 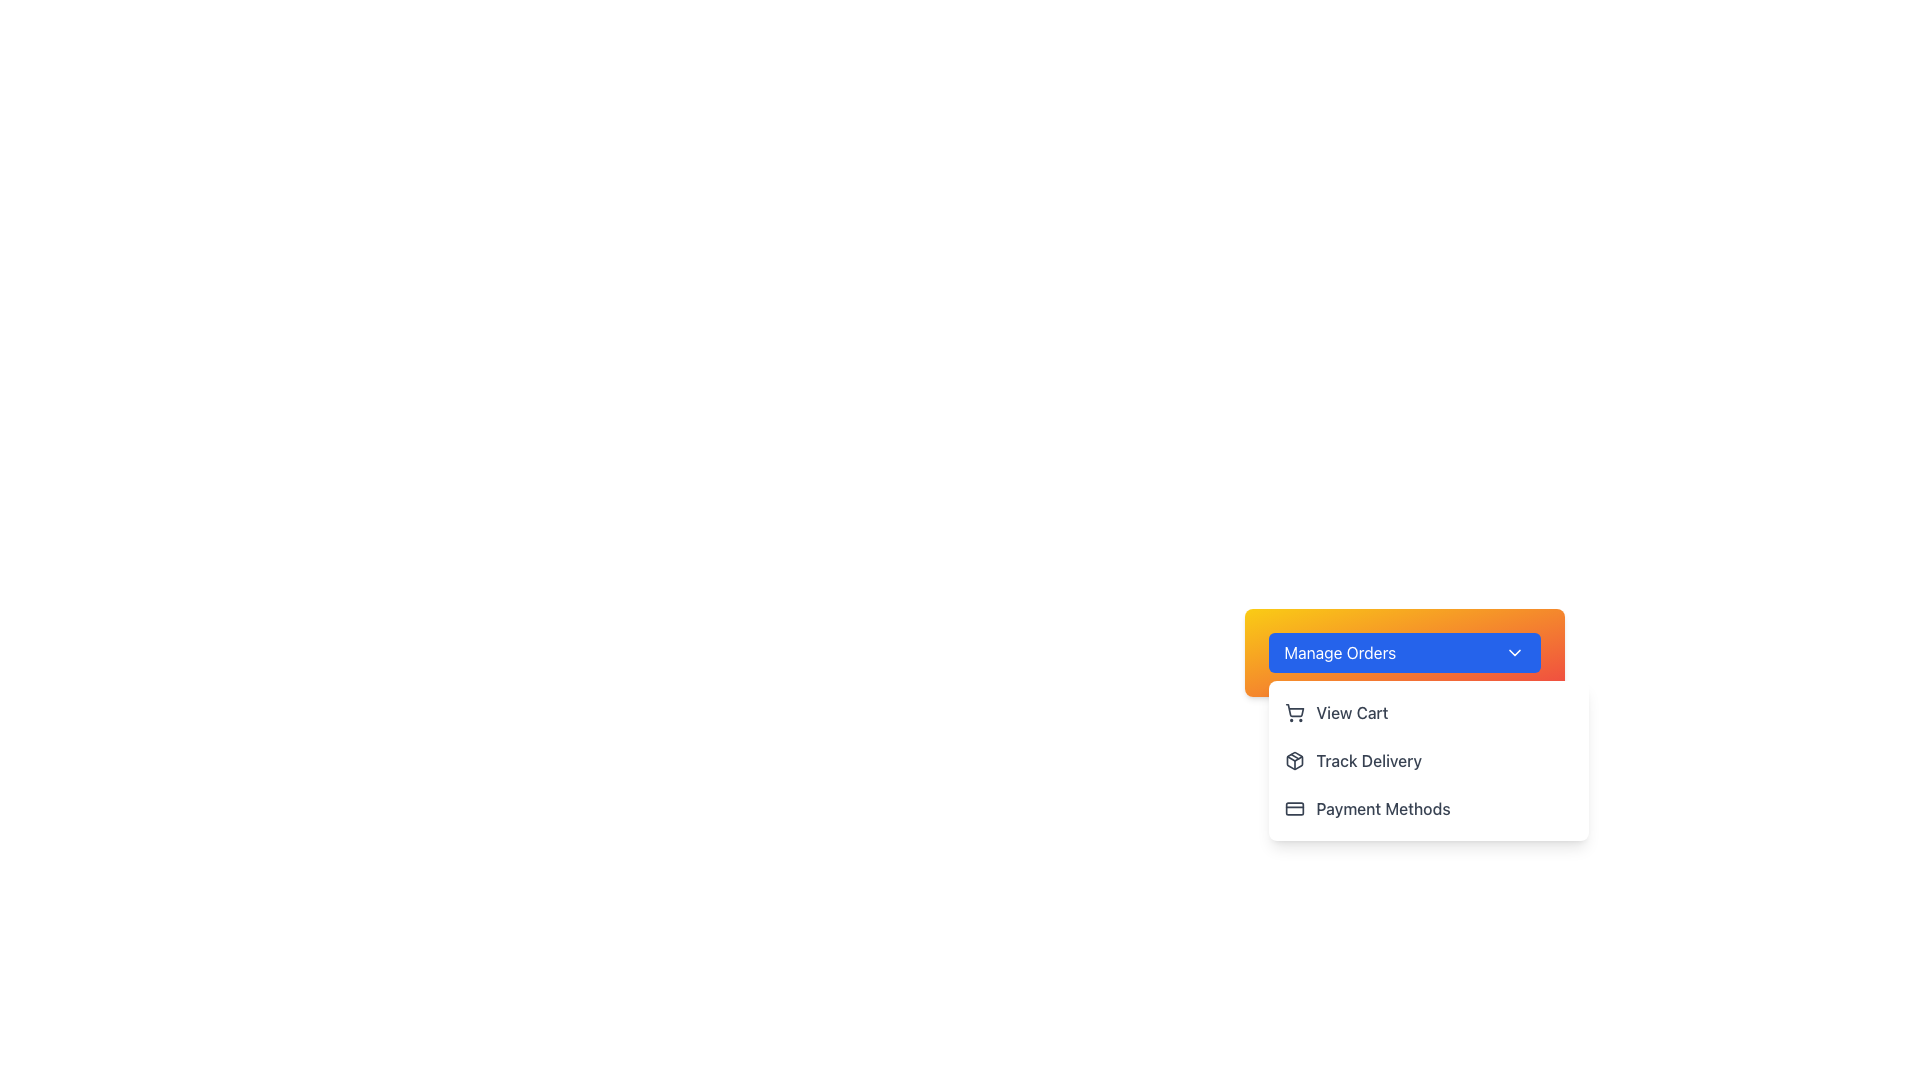 I want to click on the downward-facing chevron icon located at the upper-right corner of the 'Manage Orders' button, so click(x=1514, y=652).